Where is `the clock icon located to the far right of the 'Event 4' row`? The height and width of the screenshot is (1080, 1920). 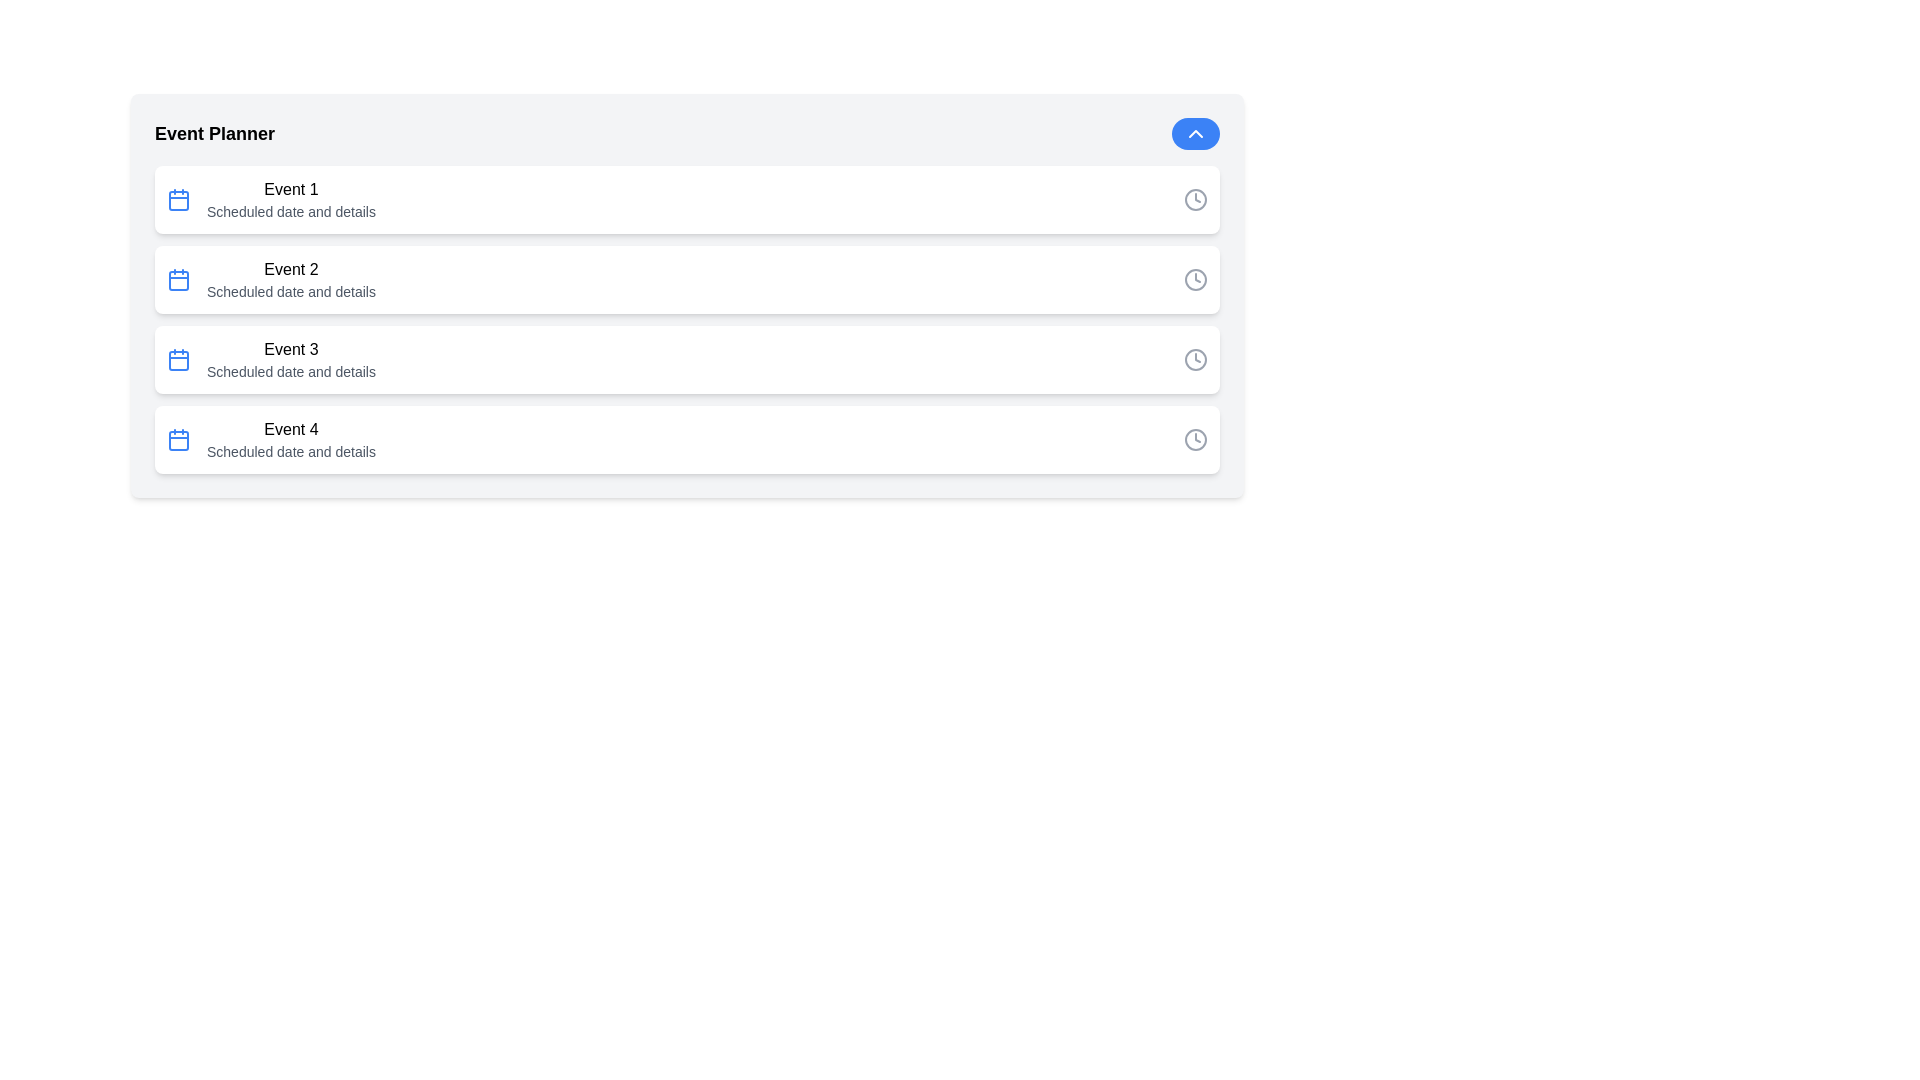 the clock icon located to the far right of the 'Event 4' row is located at coordinates (1195, 438).